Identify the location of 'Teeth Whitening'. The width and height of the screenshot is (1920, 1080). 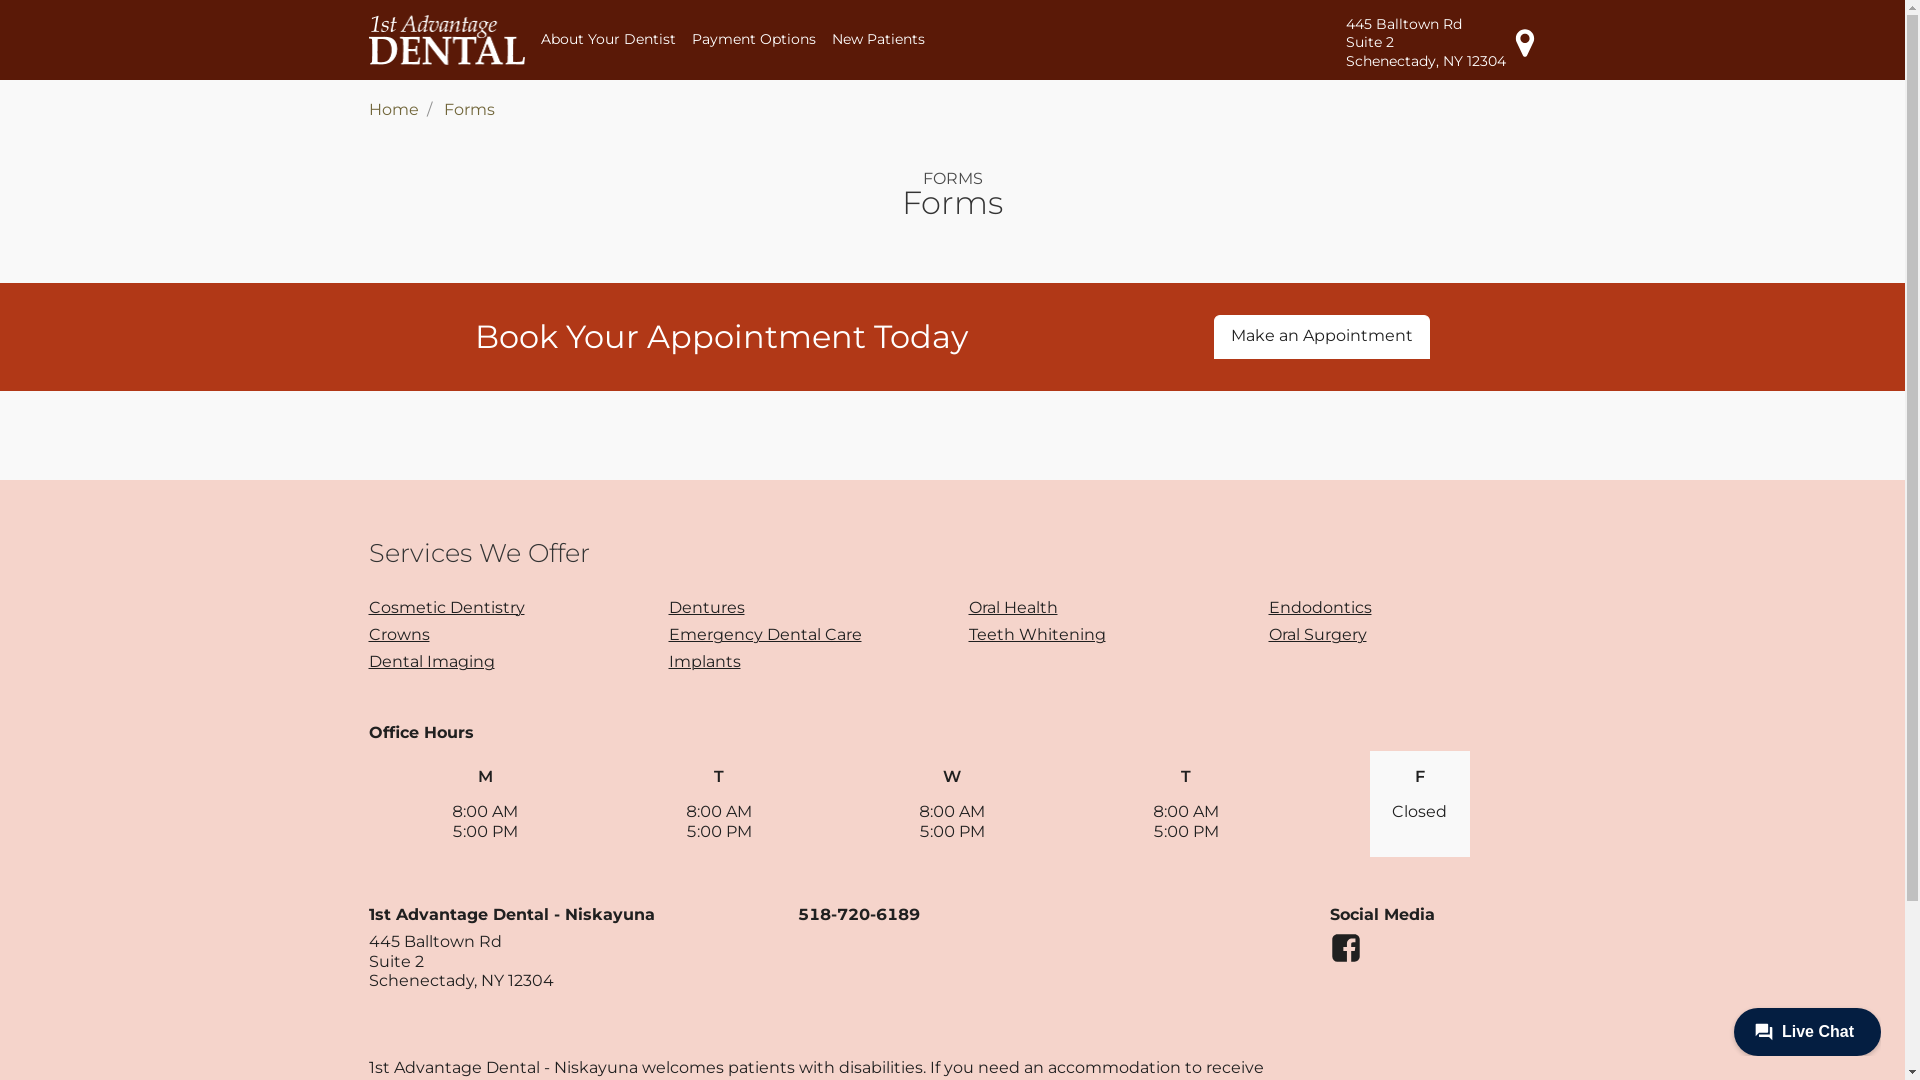
(1036, 634).